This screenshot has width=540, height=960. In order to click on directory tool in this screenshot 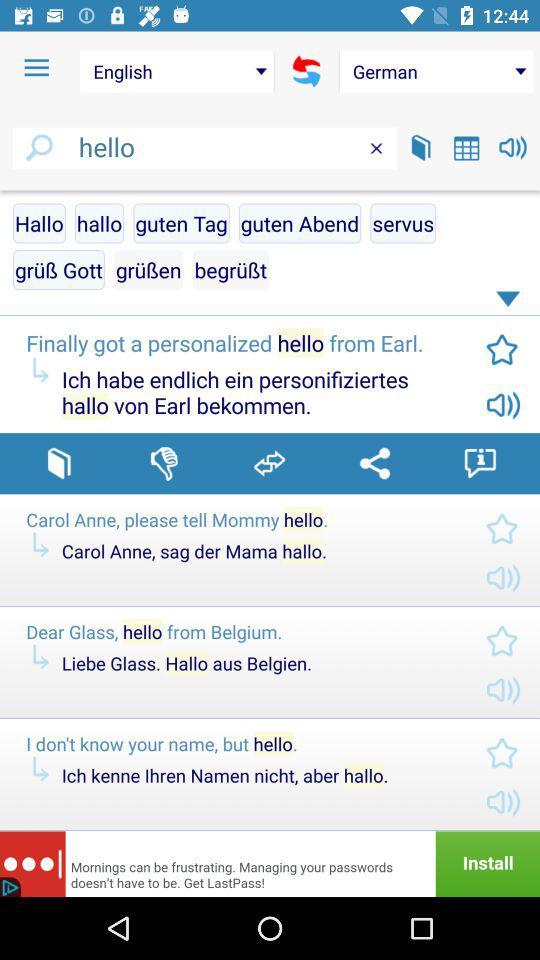, I will do `click(59, 463)`.